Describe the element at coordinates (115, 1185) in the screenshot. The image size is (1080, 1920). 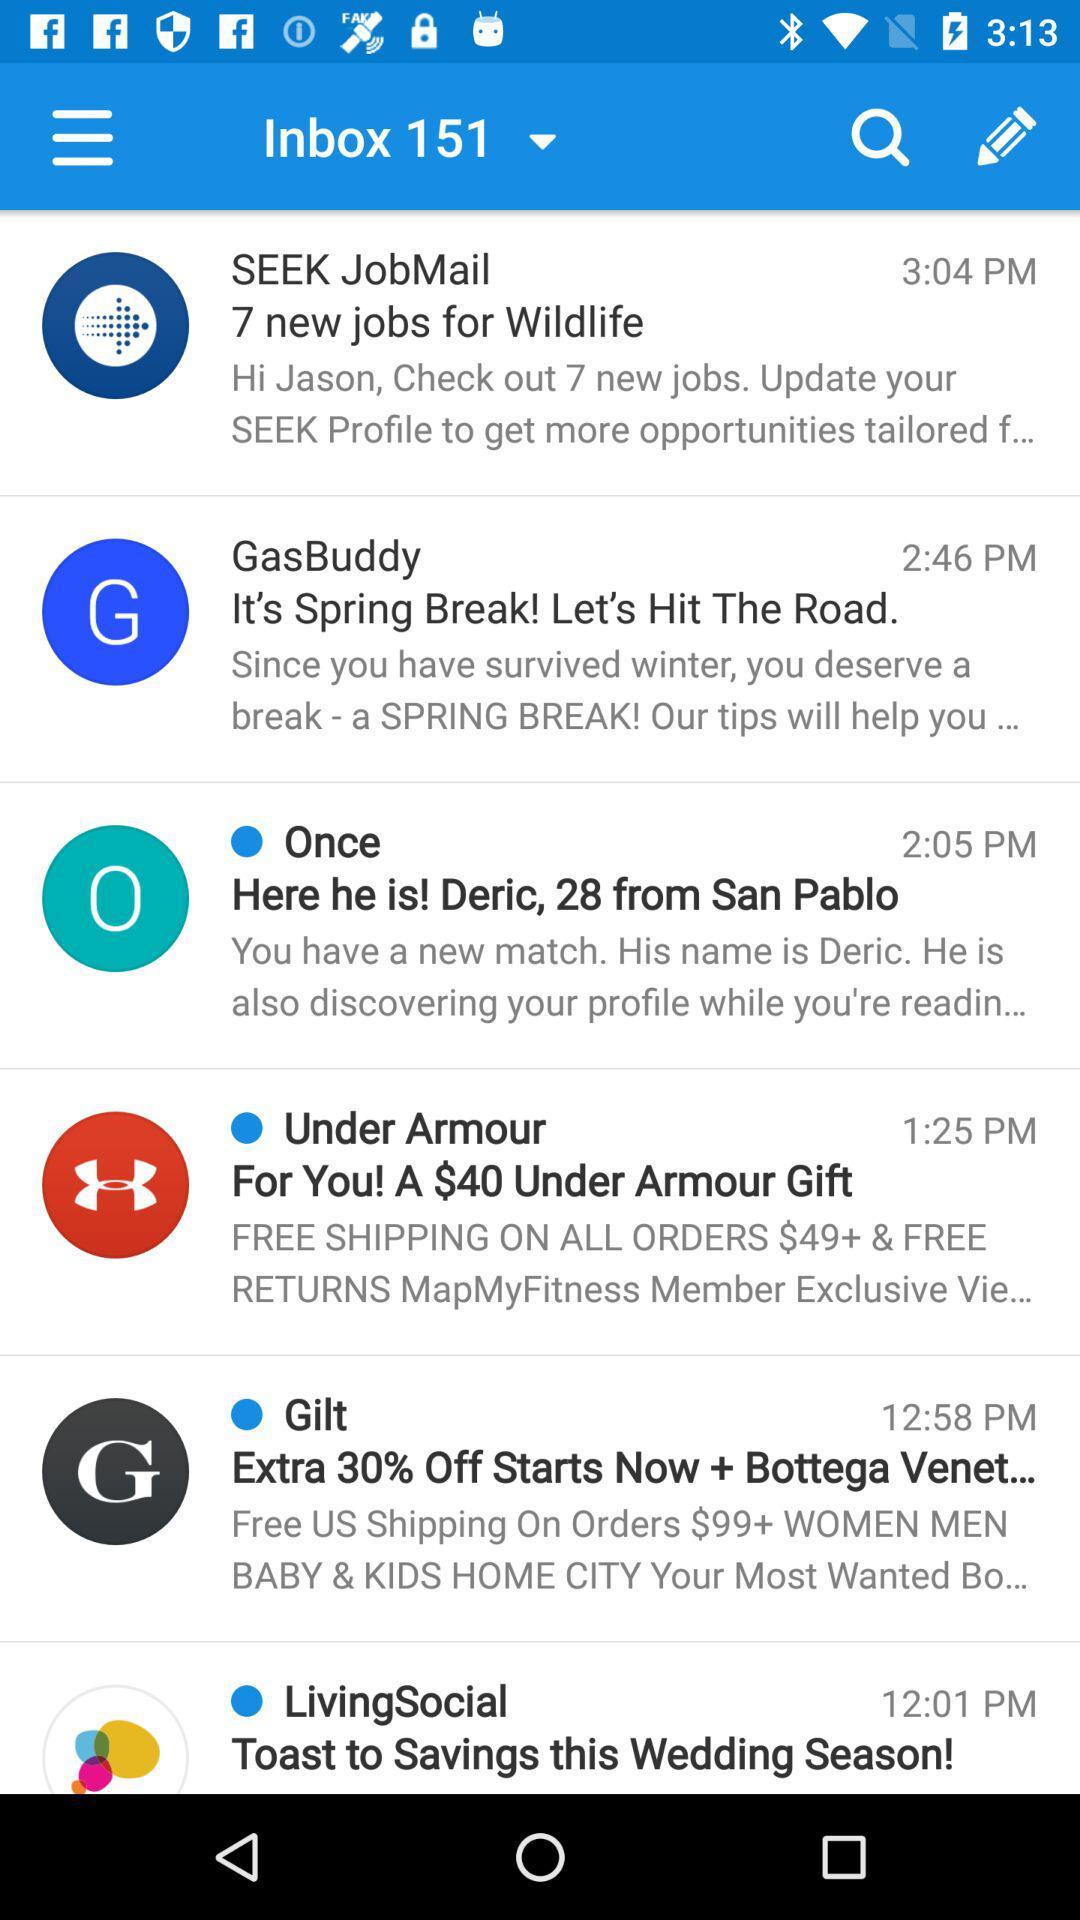
I see `profile picture` at that location.